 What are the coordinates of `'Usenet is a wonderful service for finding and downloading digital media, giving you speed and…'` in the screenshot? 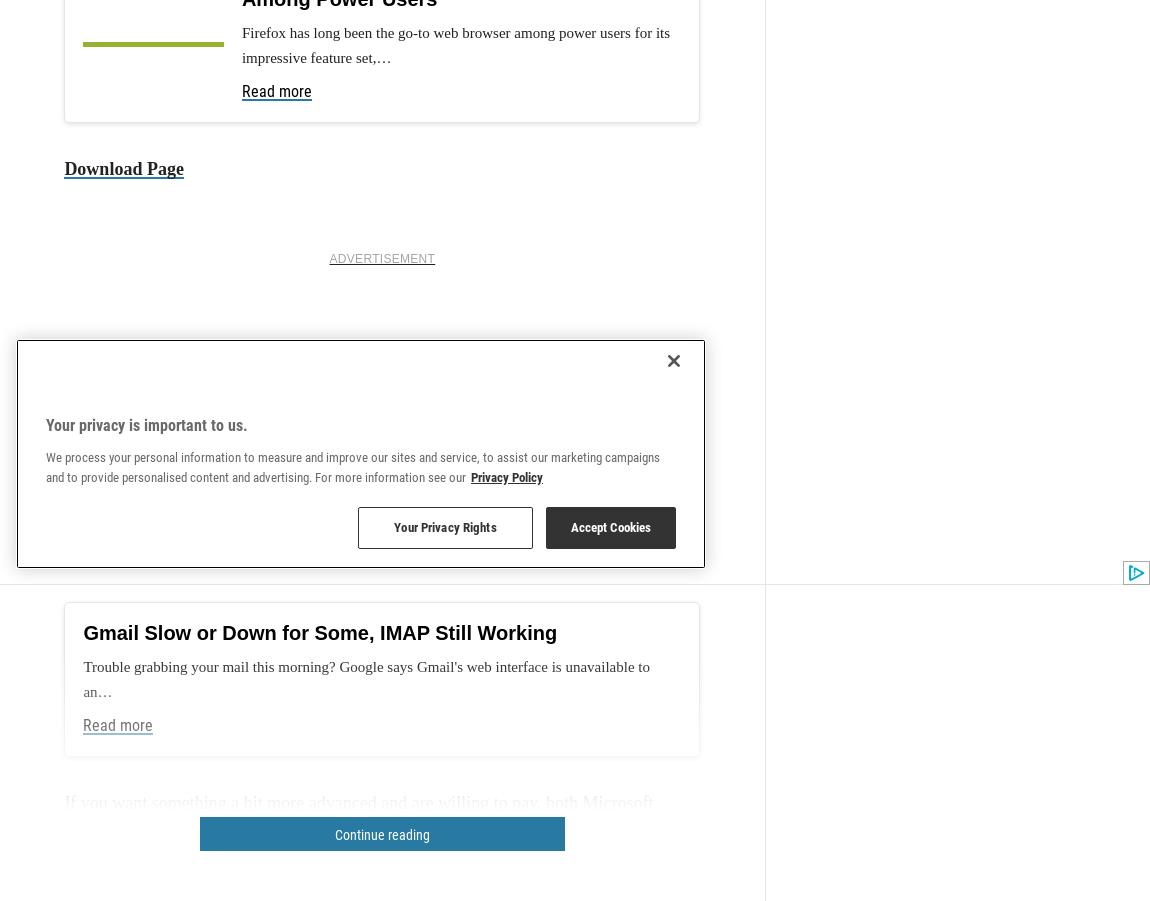 It's located at (461, 48).